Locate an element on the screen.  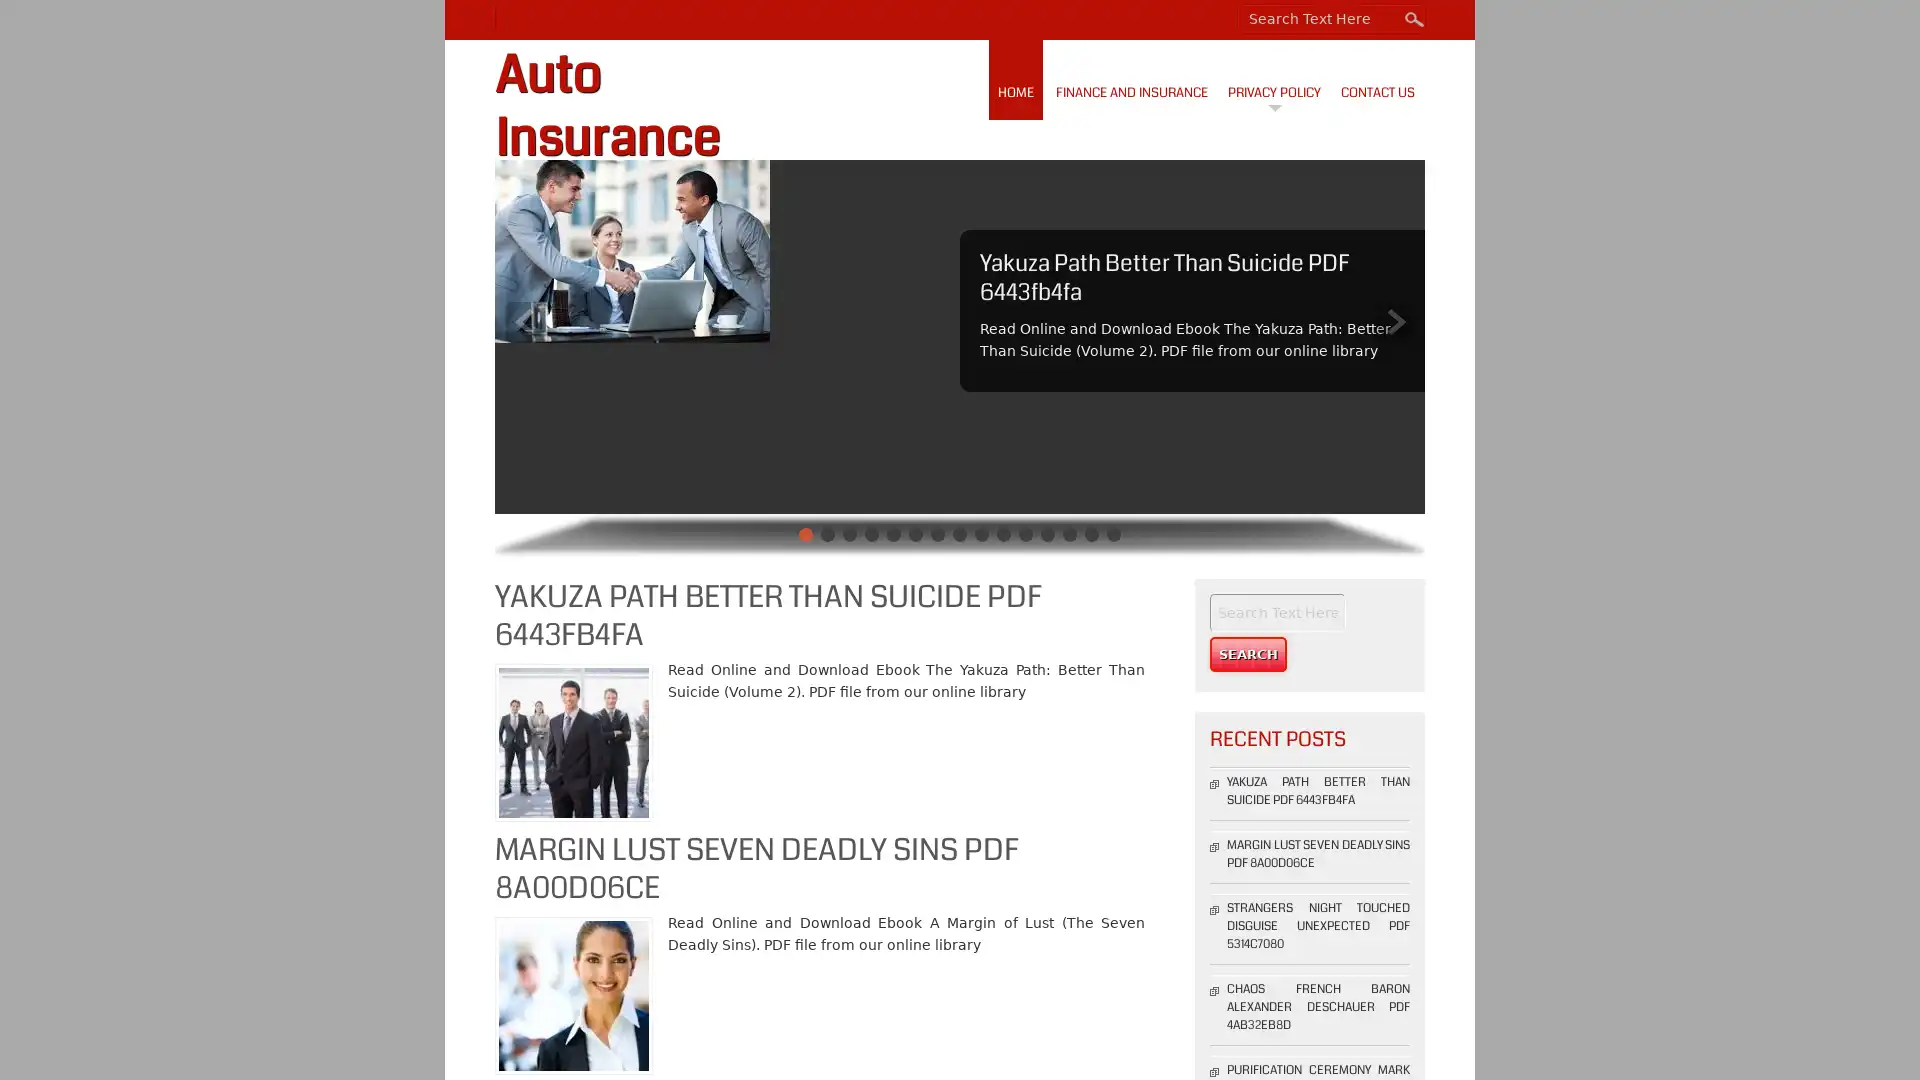
Search is located at coordinates (1247, 654).